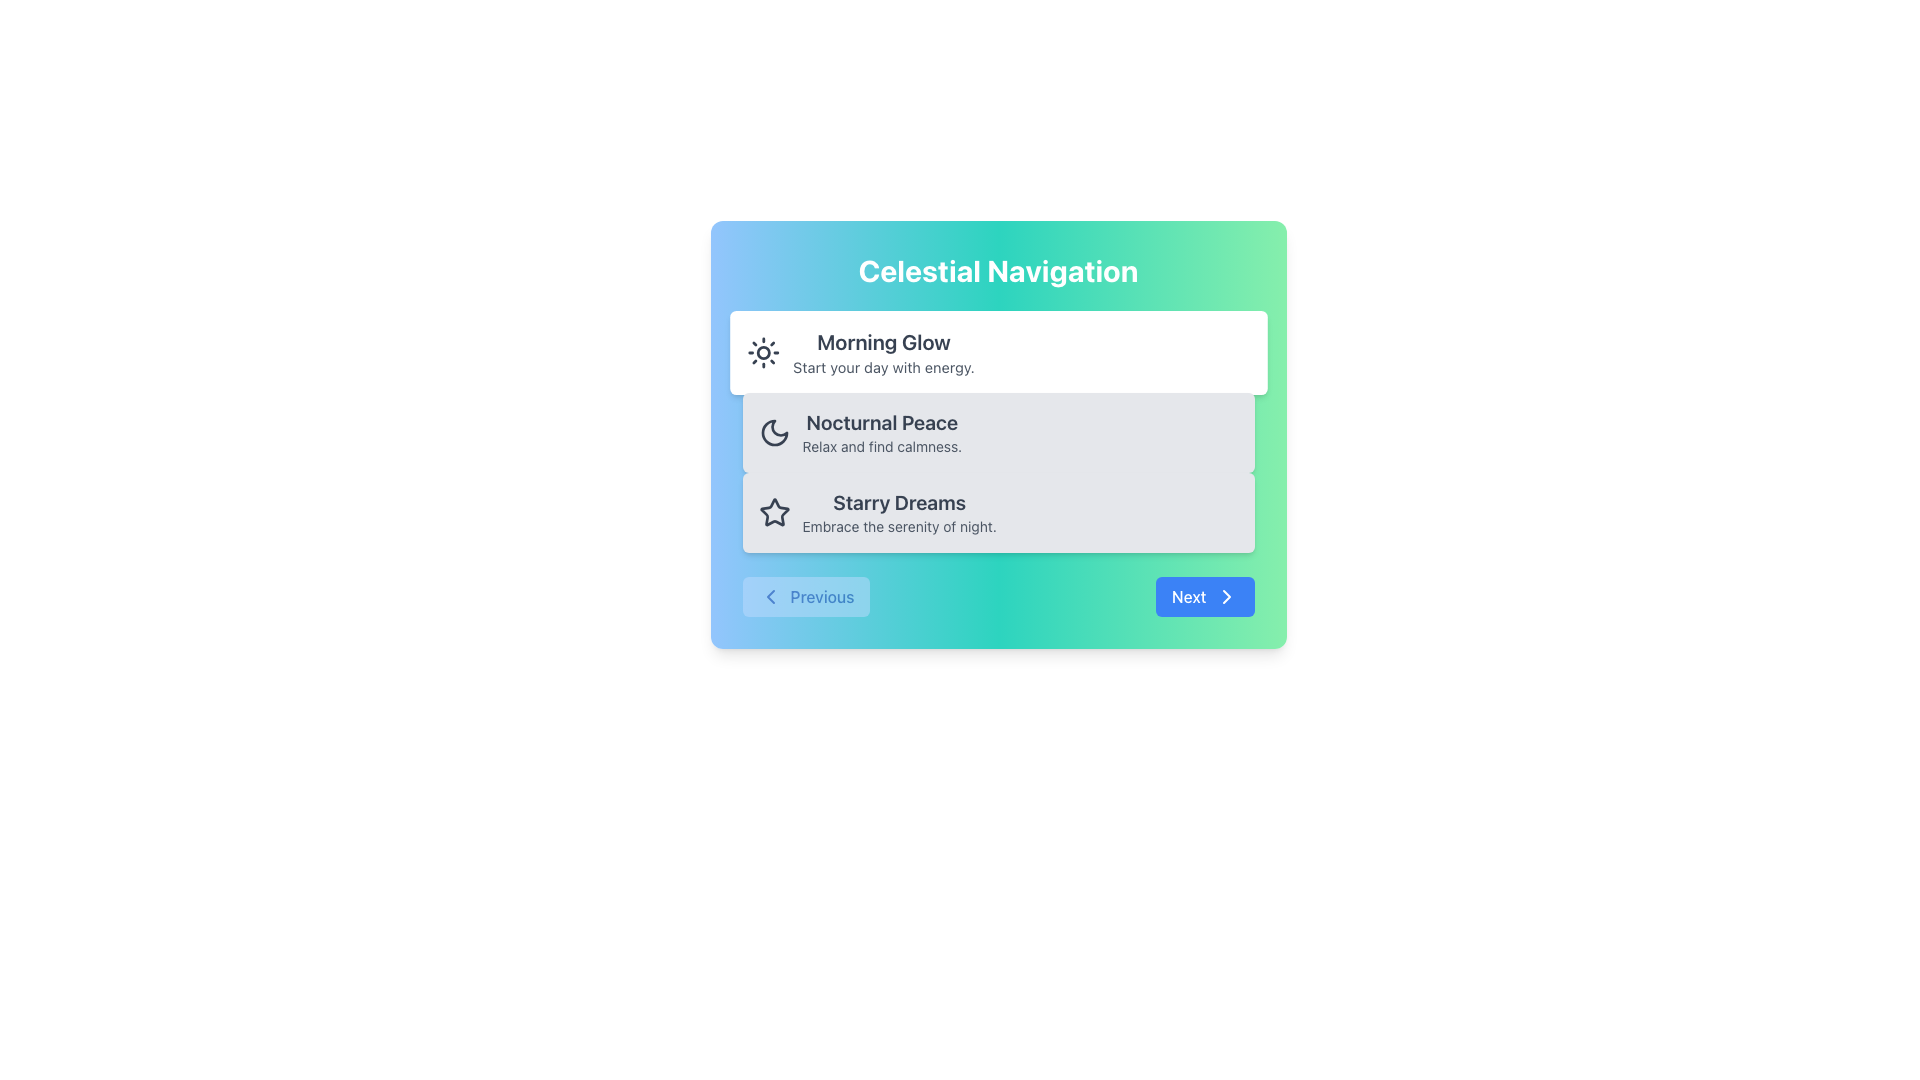 The image size is (1920, 1080). Describe the element at coordinates (1204, 596) in the screenshot. I see `the navigation button located in the bottom-right corner of the 'Celestial Navigation' panel to enable keyboard navigation` at that location.